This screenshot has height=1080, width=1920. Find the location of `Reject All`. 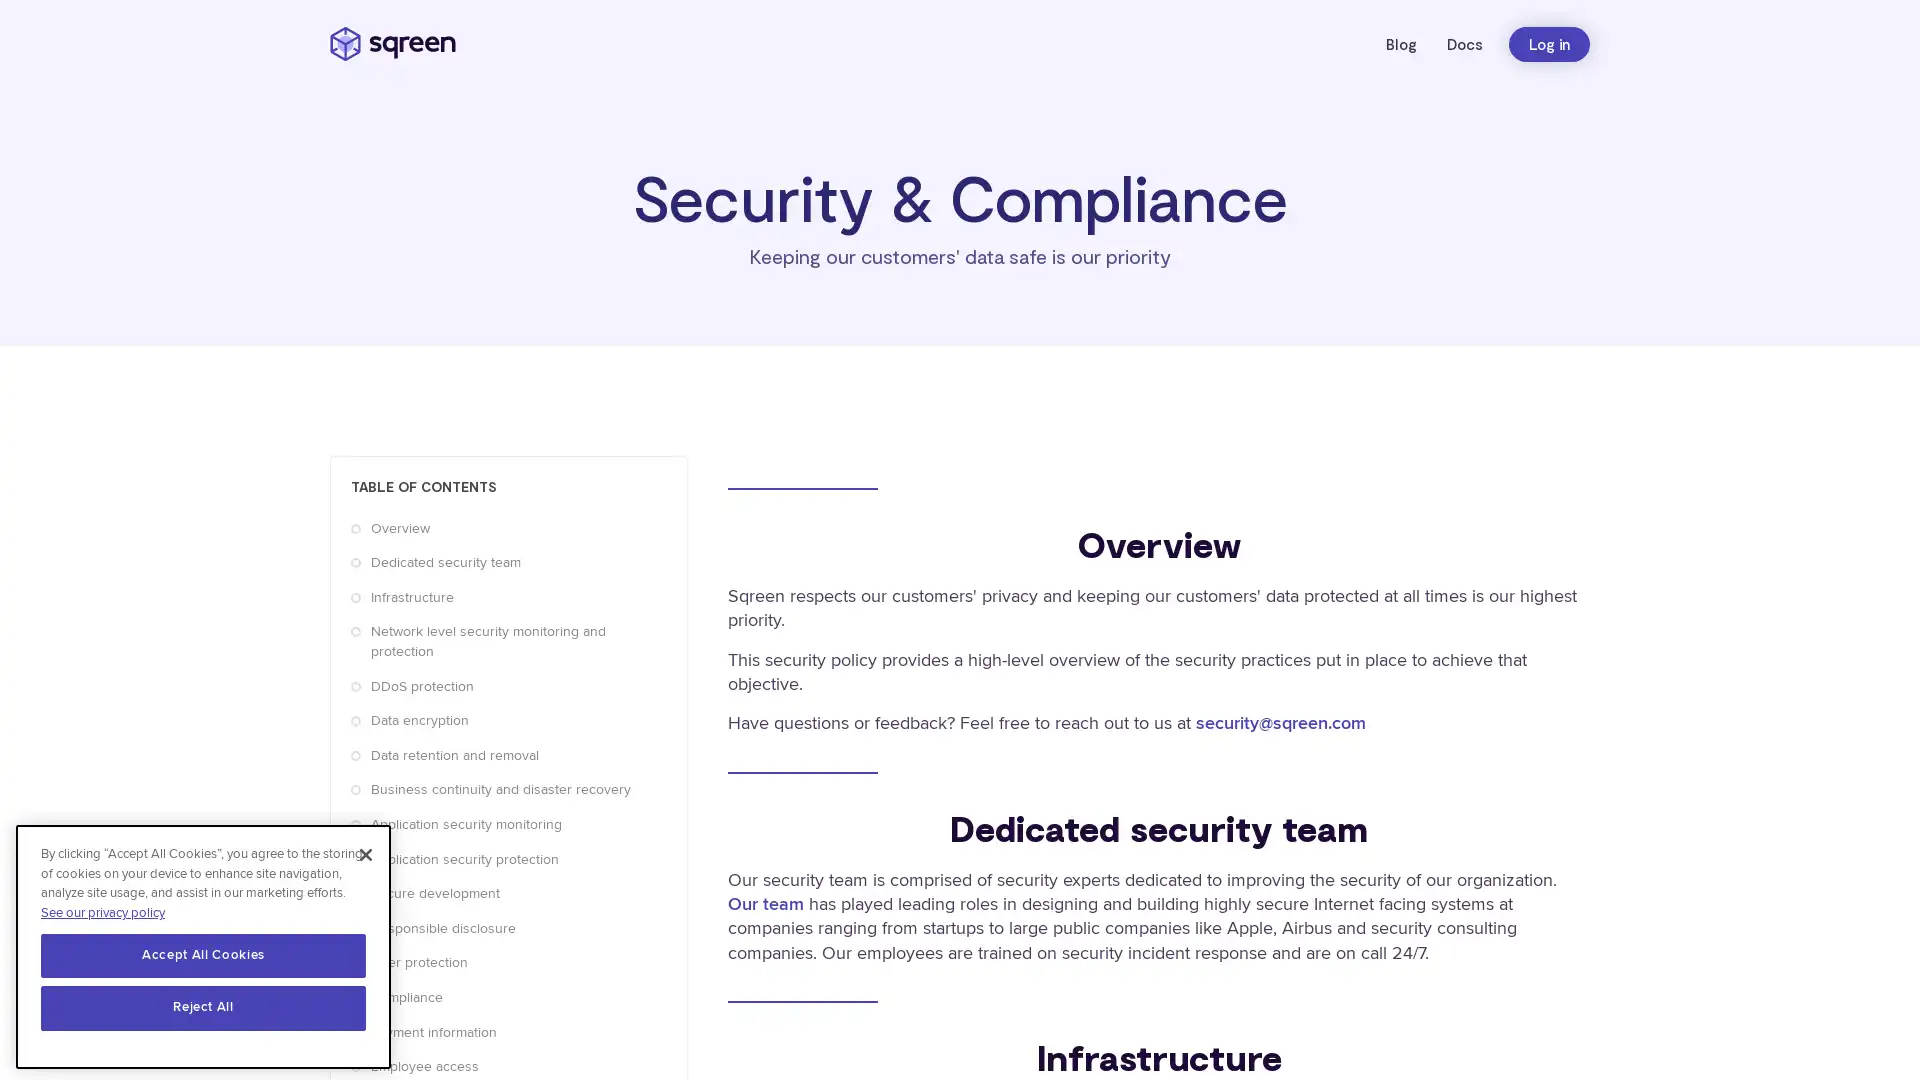

Reject All is located at coordinates (203, 1005).